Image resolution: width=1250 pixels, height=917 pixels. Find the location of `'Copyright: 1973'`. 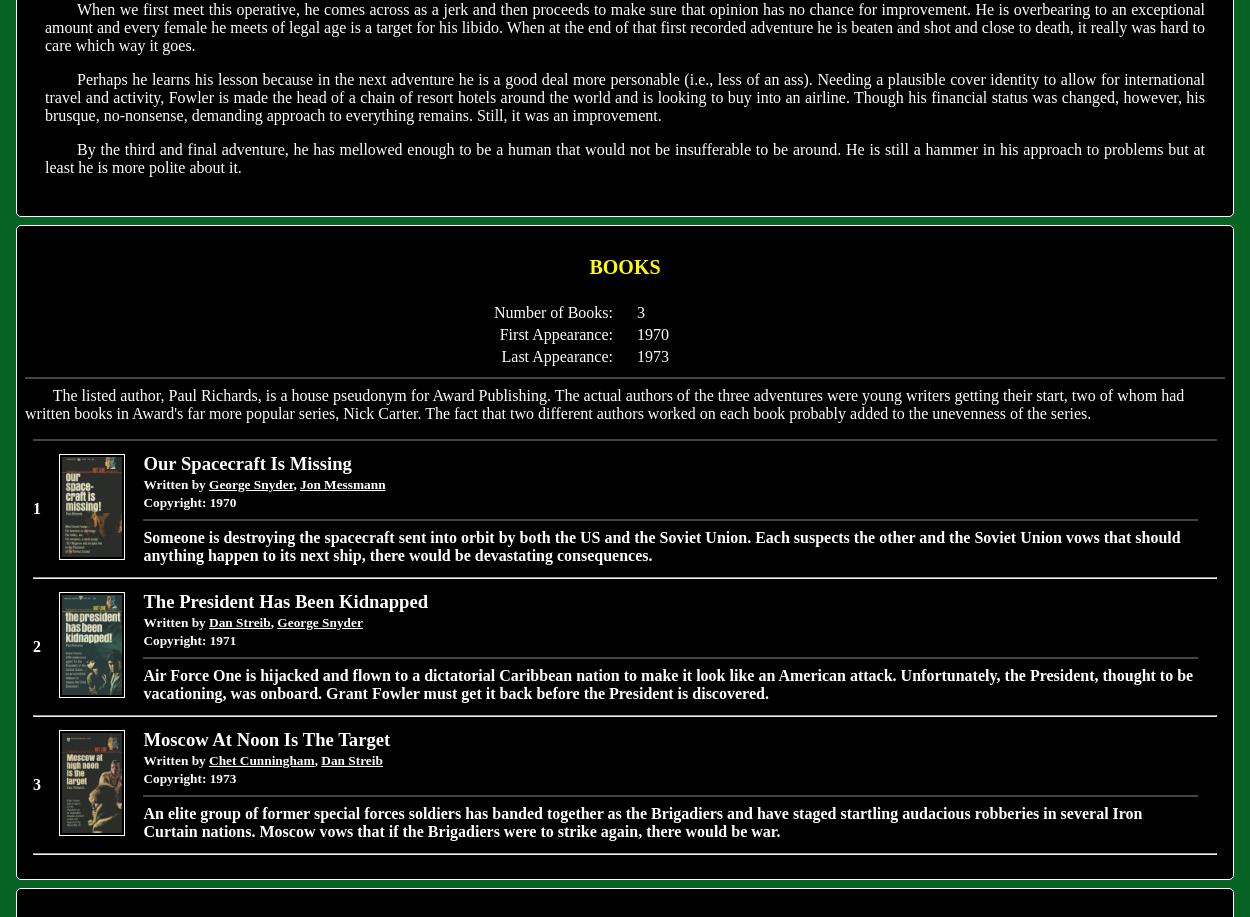

'Copyright: 1973' is located at coordinates (188, 776).